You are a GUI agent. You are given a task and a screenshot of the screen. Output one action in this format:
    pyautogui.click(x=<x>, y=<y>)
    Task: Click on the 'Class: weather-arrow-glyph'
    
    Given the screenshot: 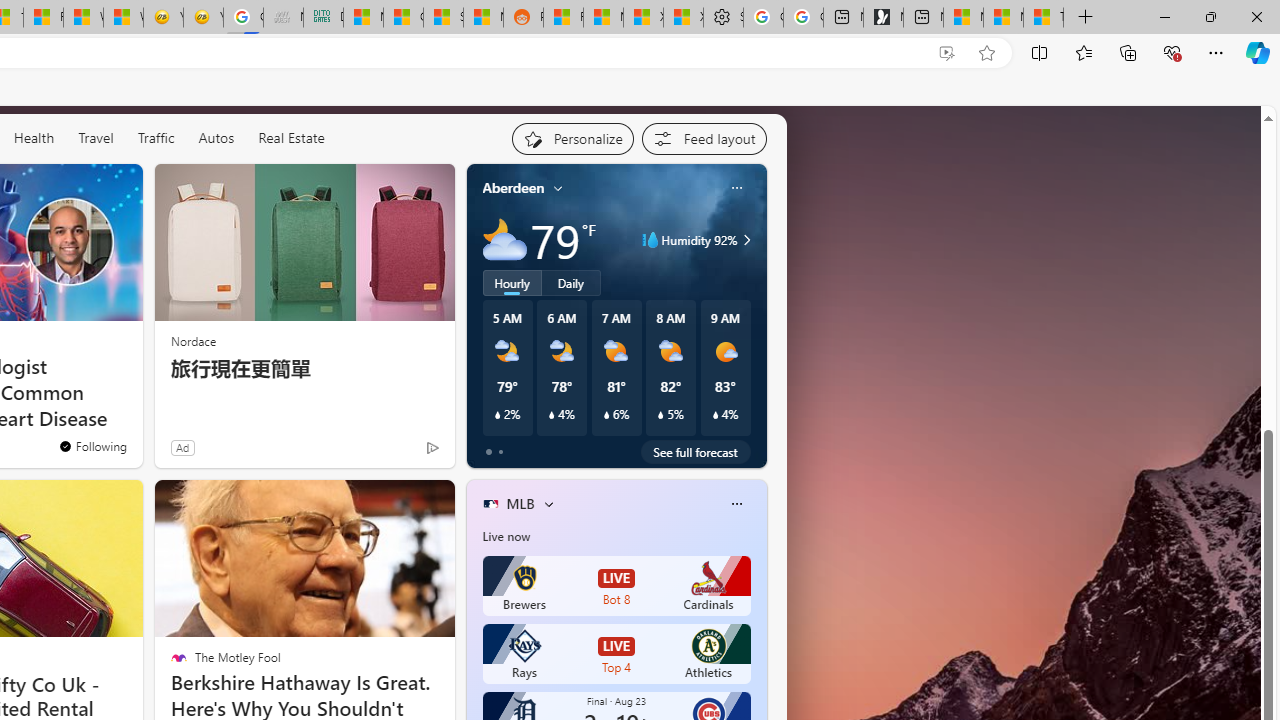 What is the action you would take?
    pyautogui.click(x=745, y=239)
    